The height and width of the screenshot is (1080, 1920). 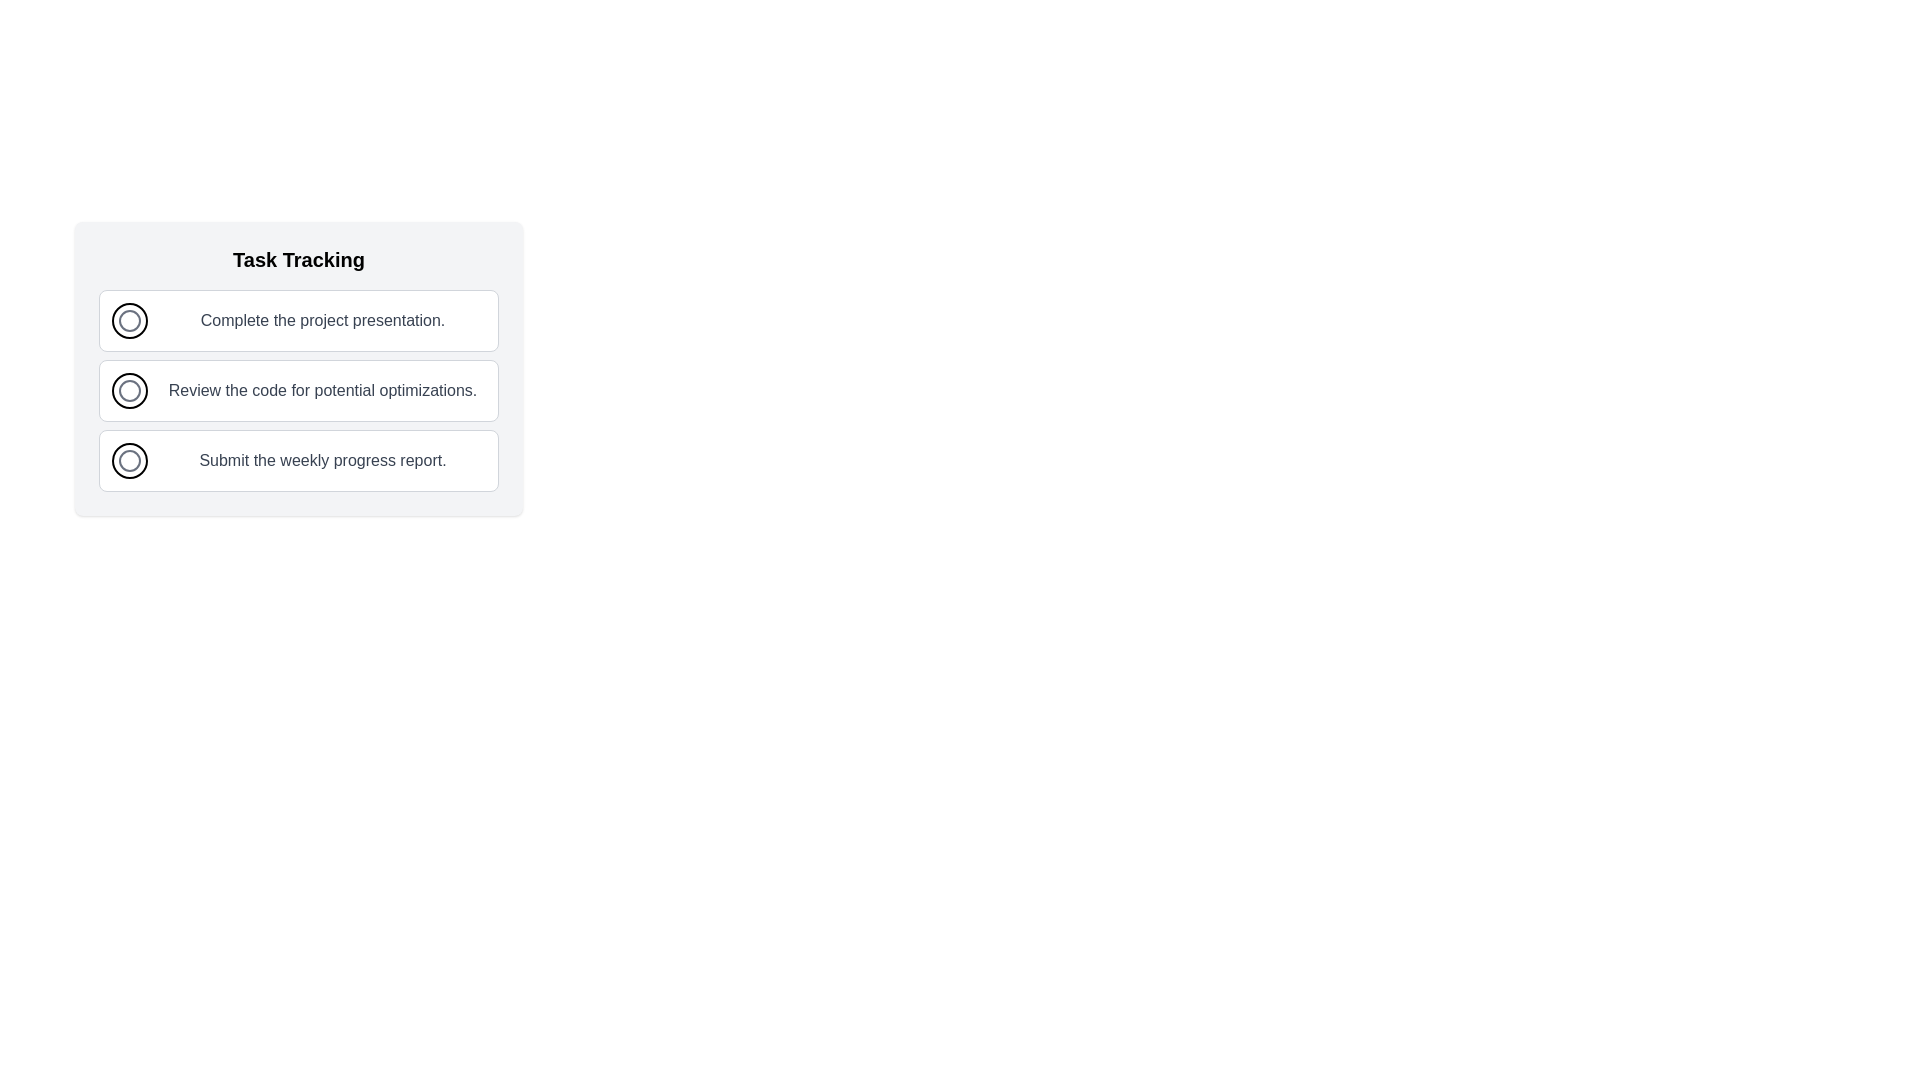 What do you see at coordinates (128, 319) in the screenshot?
I see `the first circular indicator icon adjacent to the text 'Complete the project presentation'` at bounding box center [128, 319].